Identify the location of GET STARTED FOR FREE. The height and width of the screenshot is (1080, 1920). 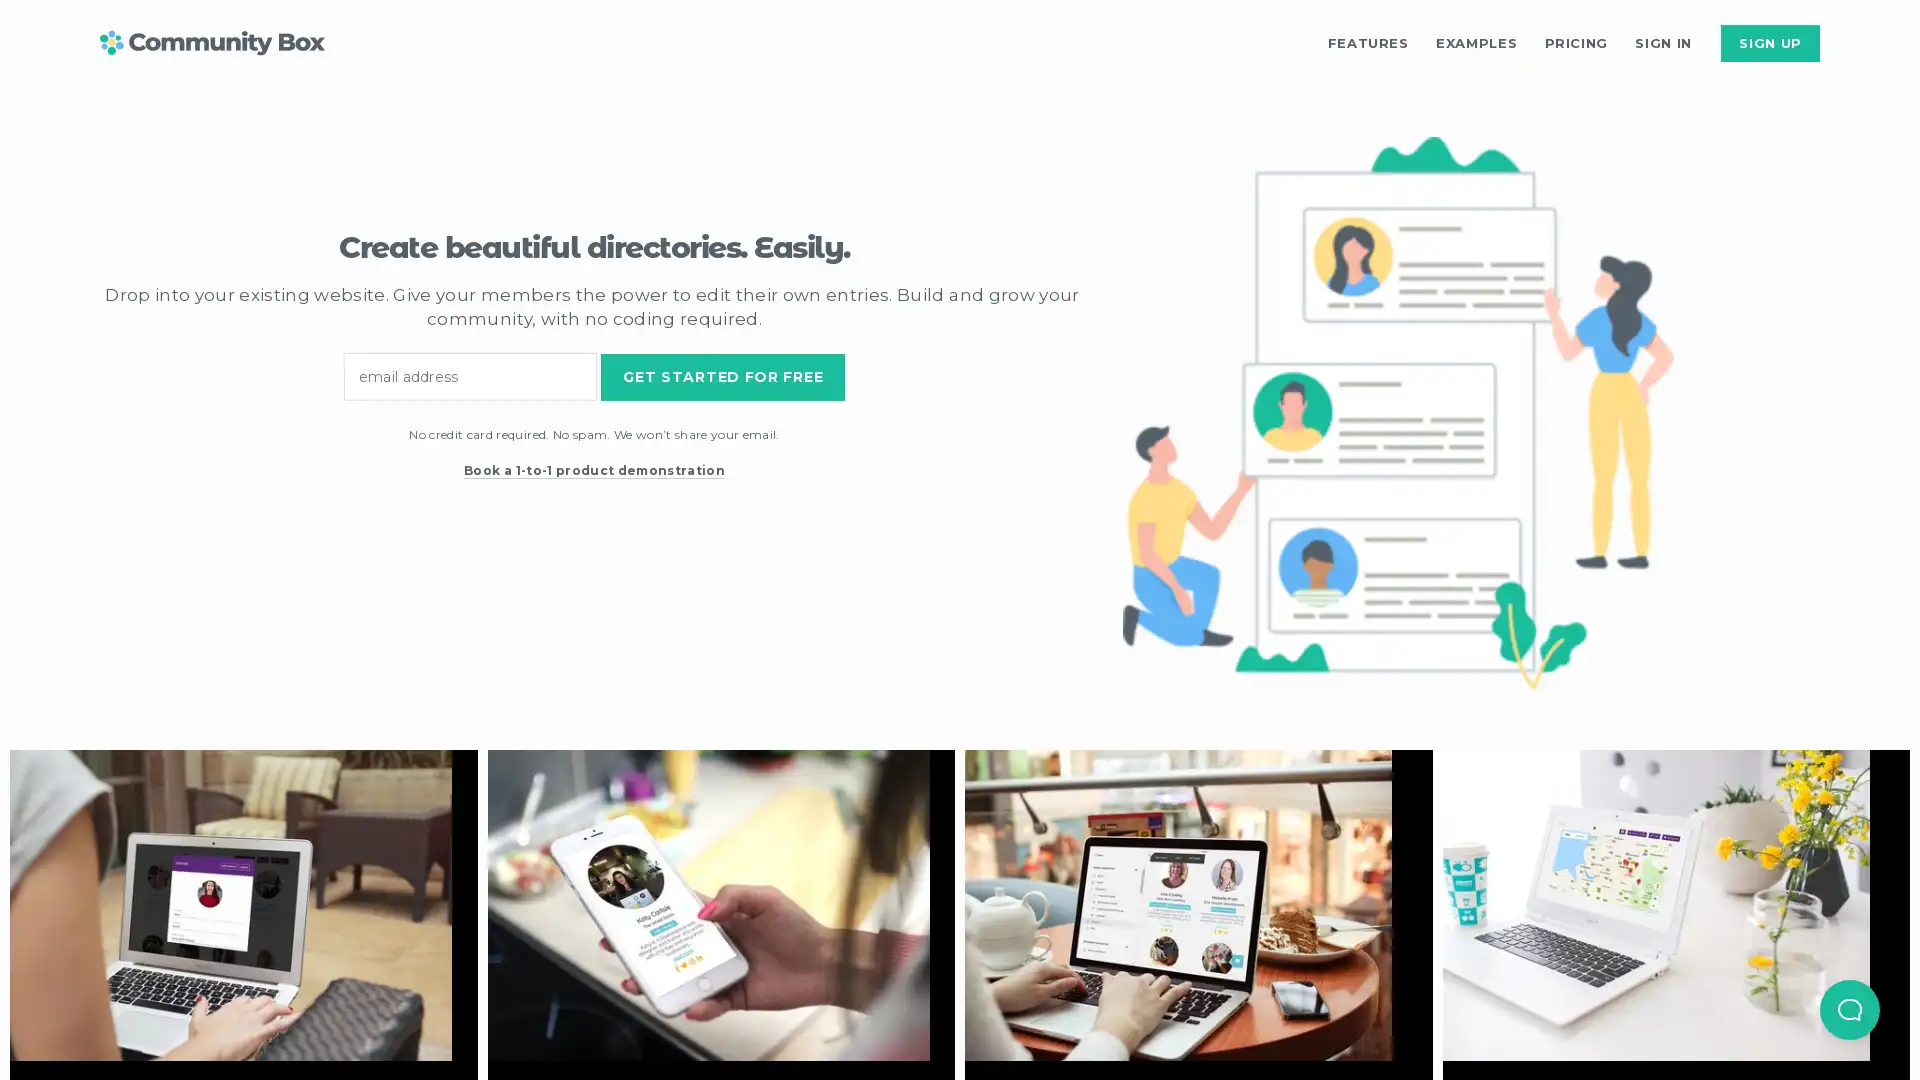
(722, 376).